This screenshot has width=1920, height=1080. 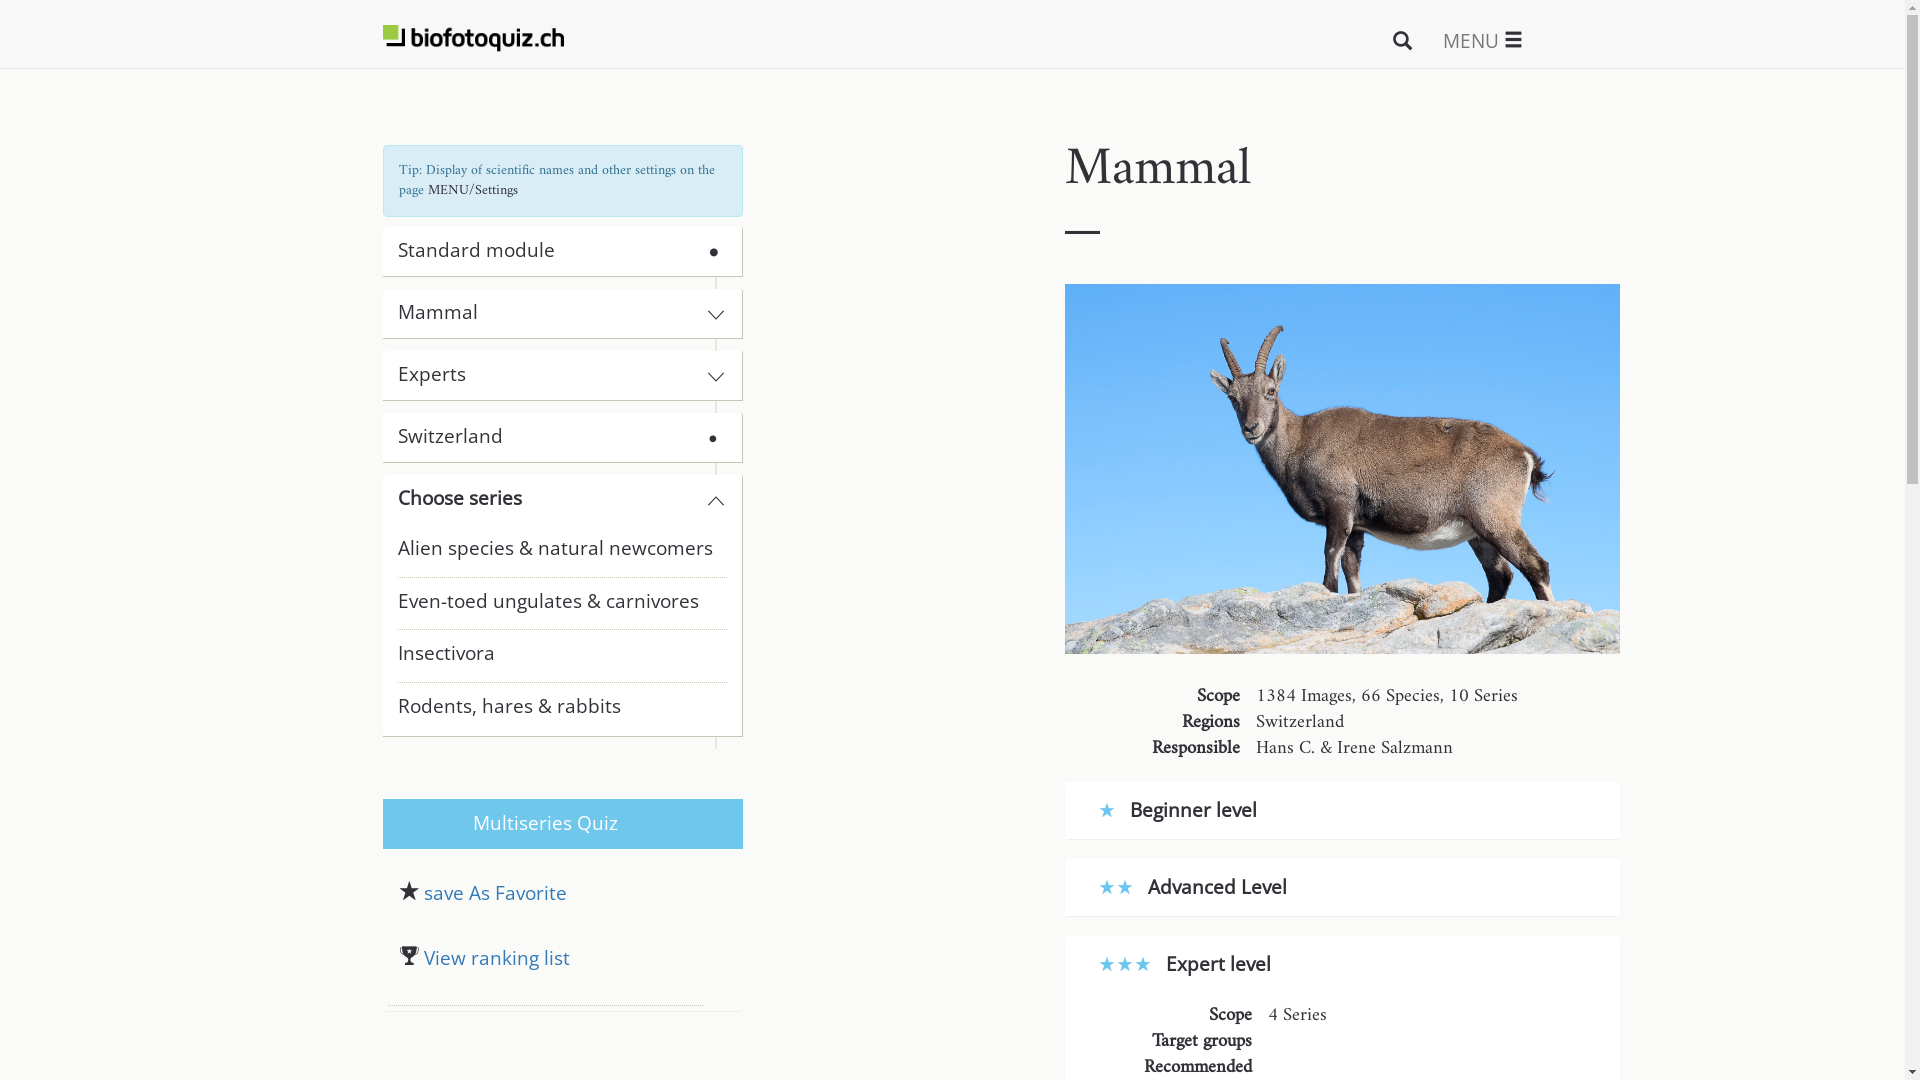 I want to click on 'Experts', so click(x=546, y=373).